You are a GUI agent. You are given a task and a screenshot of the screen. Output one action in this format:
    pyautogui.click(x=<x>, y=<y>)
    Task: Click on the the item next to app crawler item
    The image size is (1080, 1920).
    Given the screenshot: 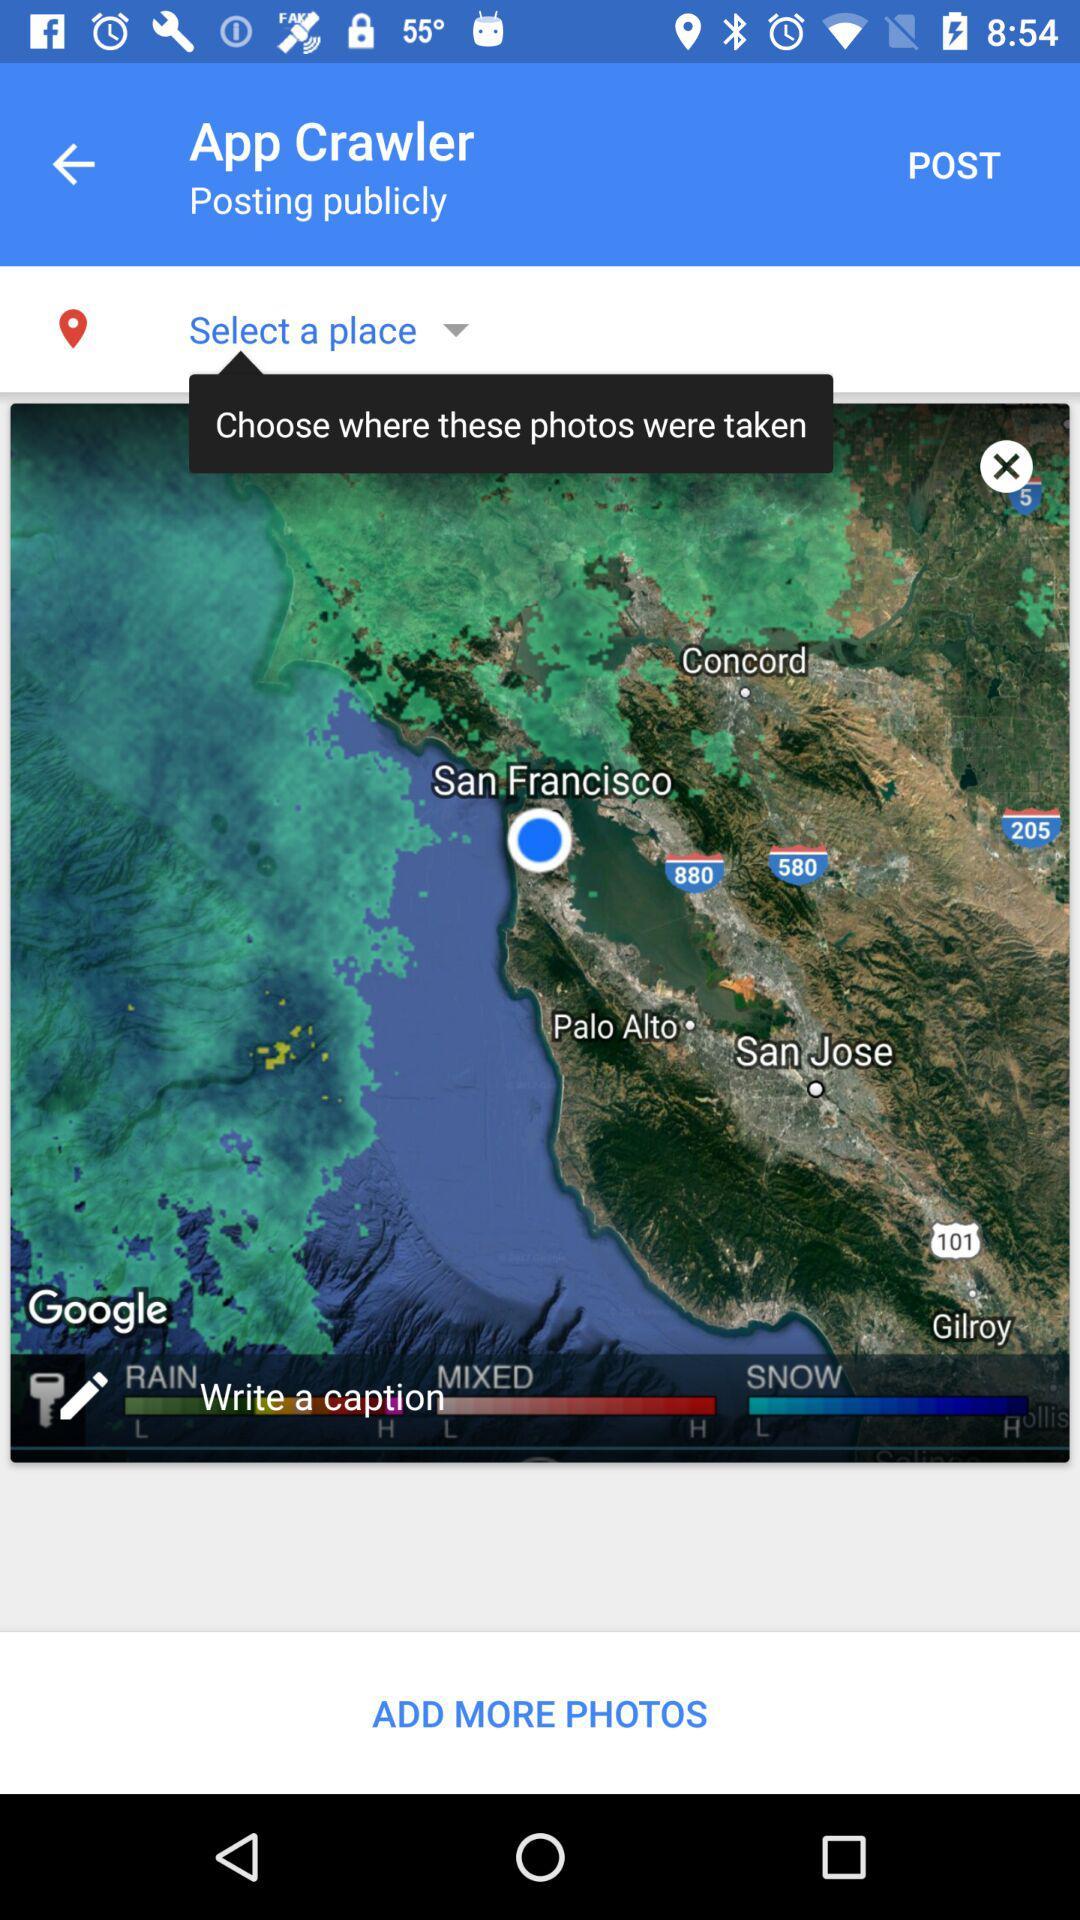 What is the action you would take?
    pyautogui.click(x=72, y=164)
    